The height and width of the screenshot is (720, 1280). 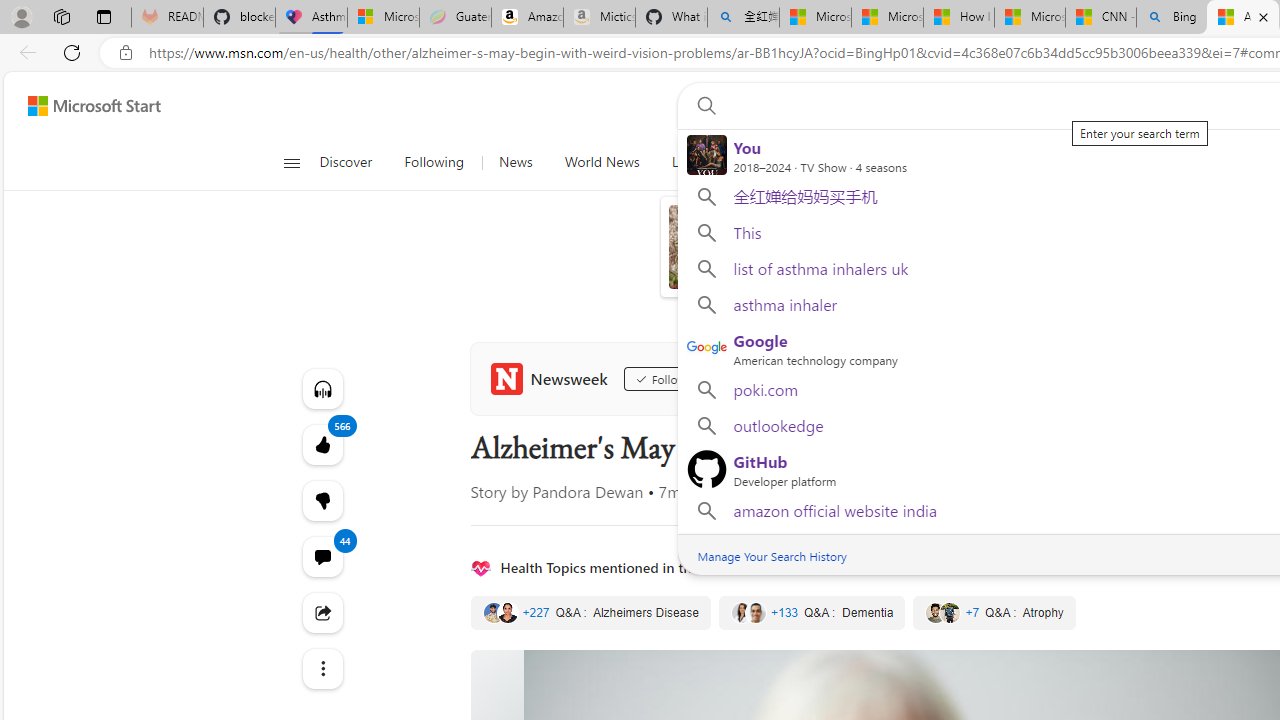 I want to click on 'Asthma Inhalers: Names and Types', so click(x=310, y=17).